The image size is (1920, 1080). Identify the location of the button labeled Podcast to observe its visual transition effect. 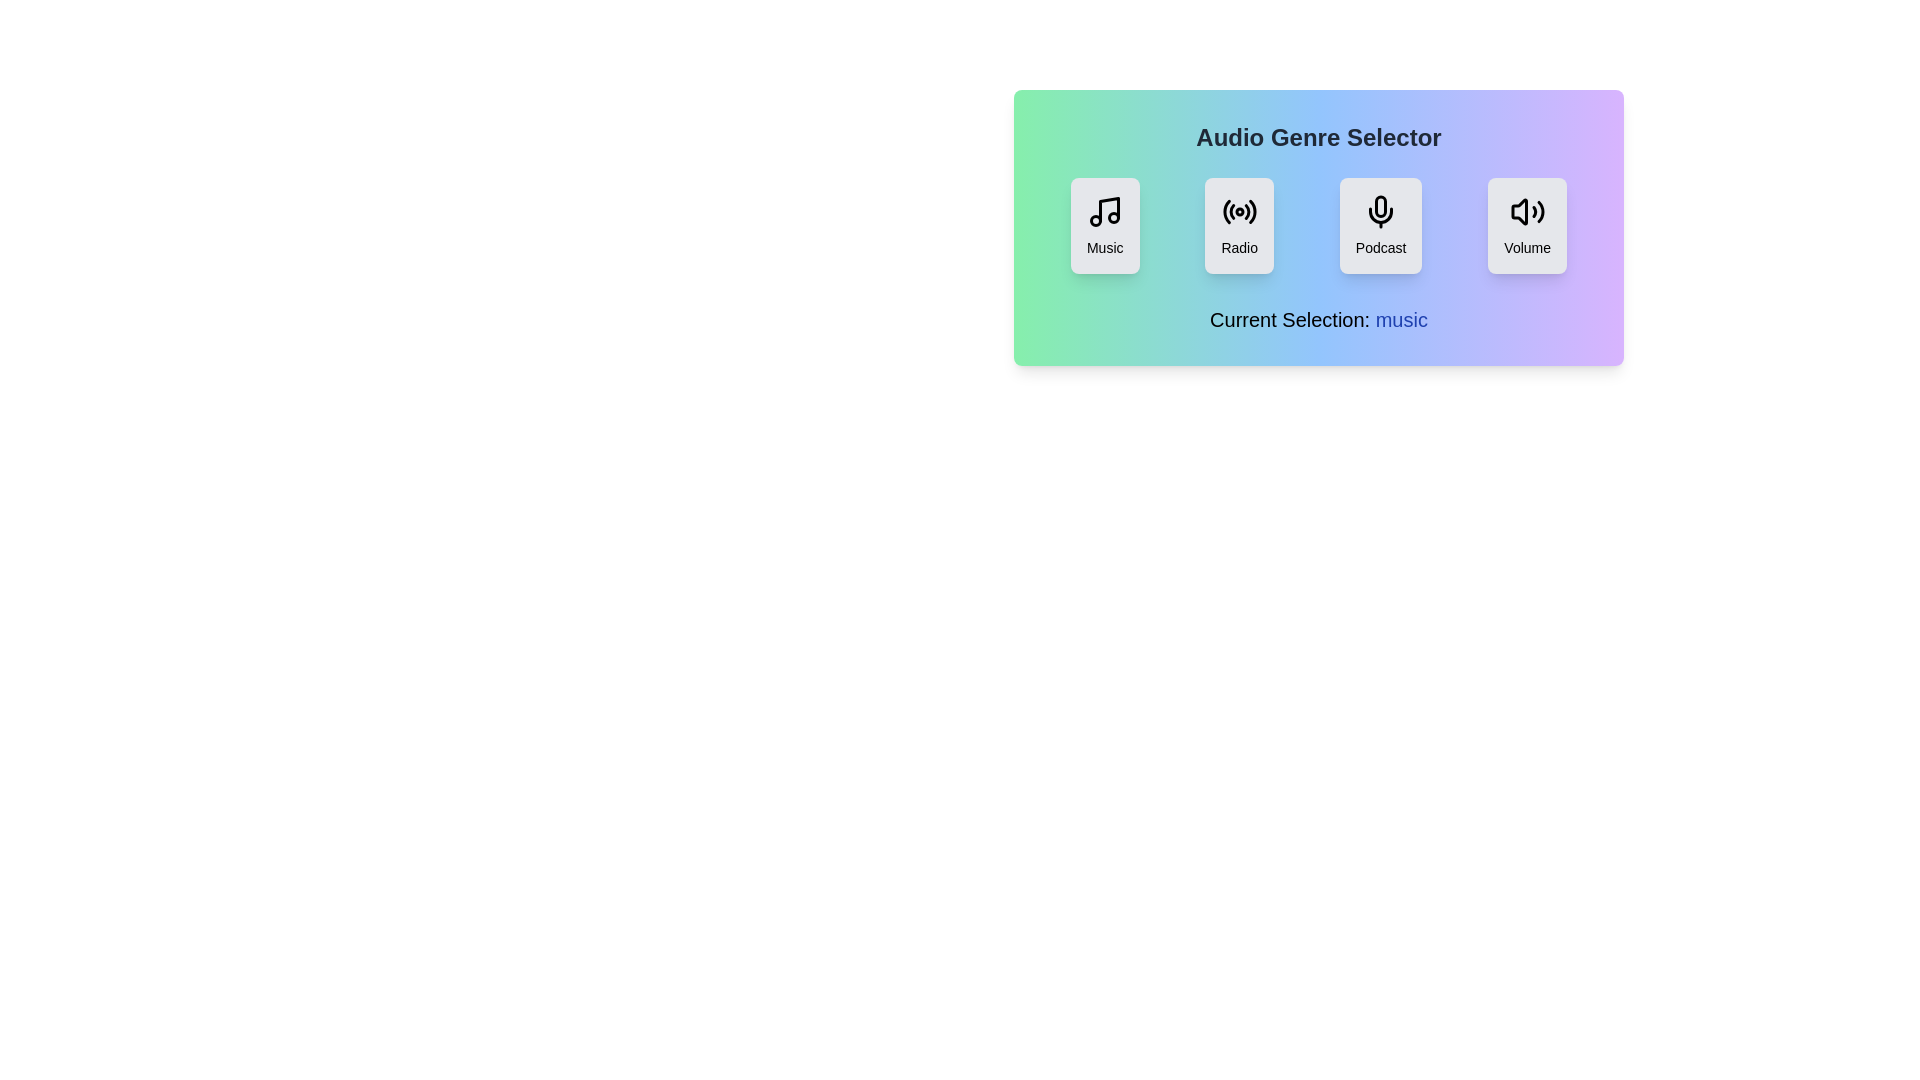
(1380, 225).